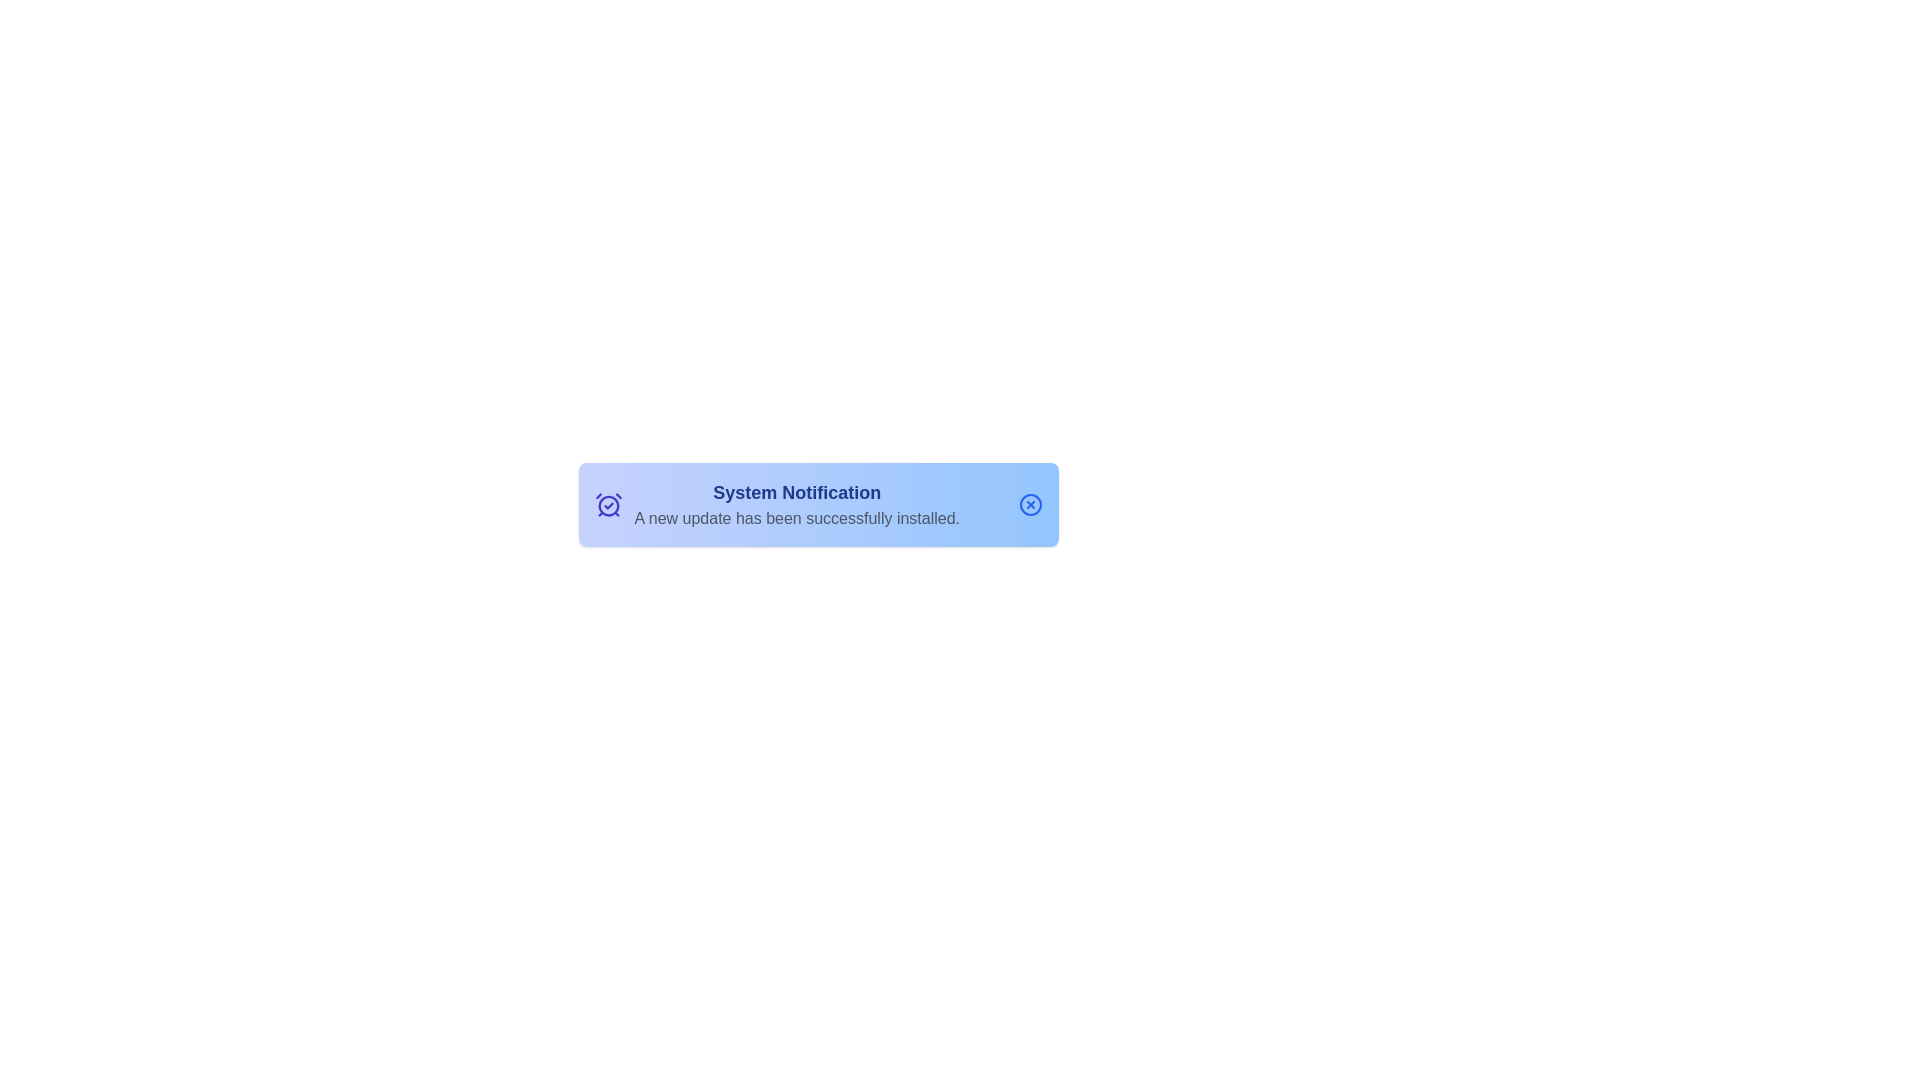 This screenshot has width=1920, height=1080. I want to click on the circular shape rendered as part of the clock icon, which is centrally located inside the main circular frame of the clock symbol, so click(607, 505).